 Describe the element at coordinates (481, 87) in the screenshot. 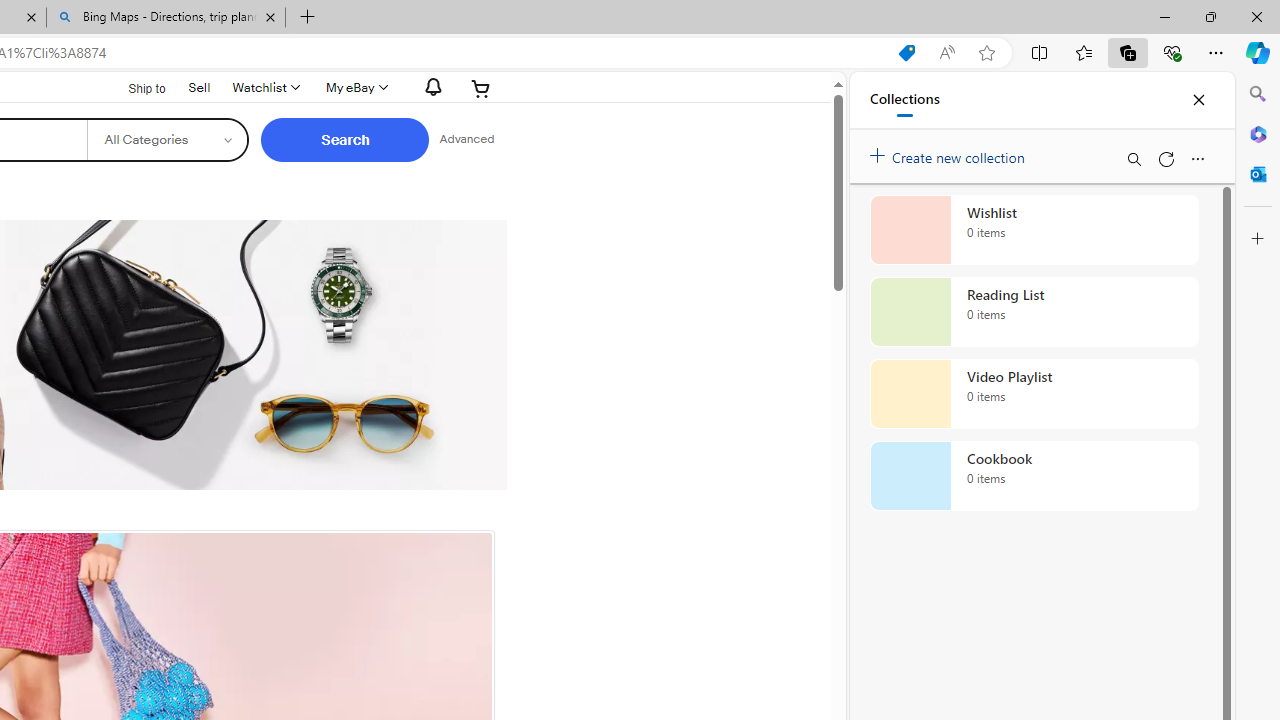

I see `'Your shopping cart'` at that location.